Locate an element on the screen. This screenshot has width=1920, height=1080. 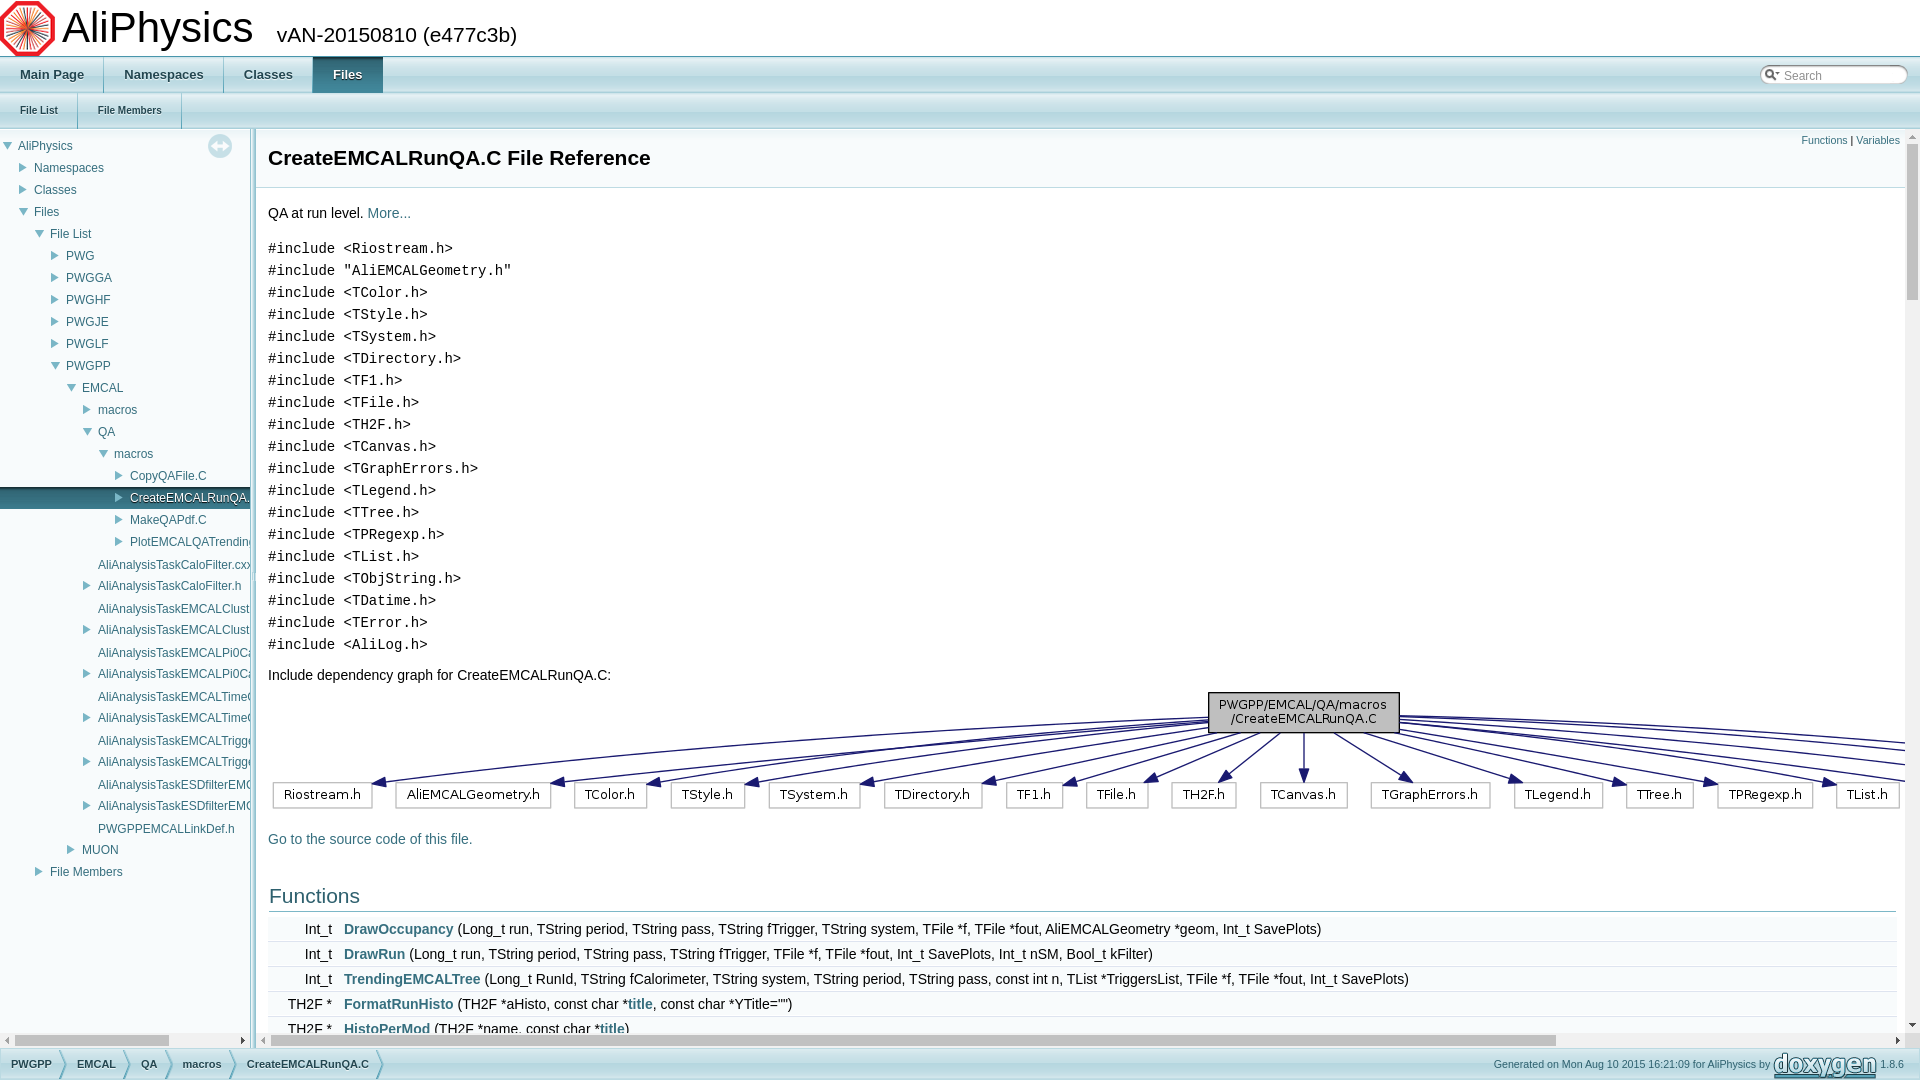
'AliPhysics' is located at coordinates (15, 145).